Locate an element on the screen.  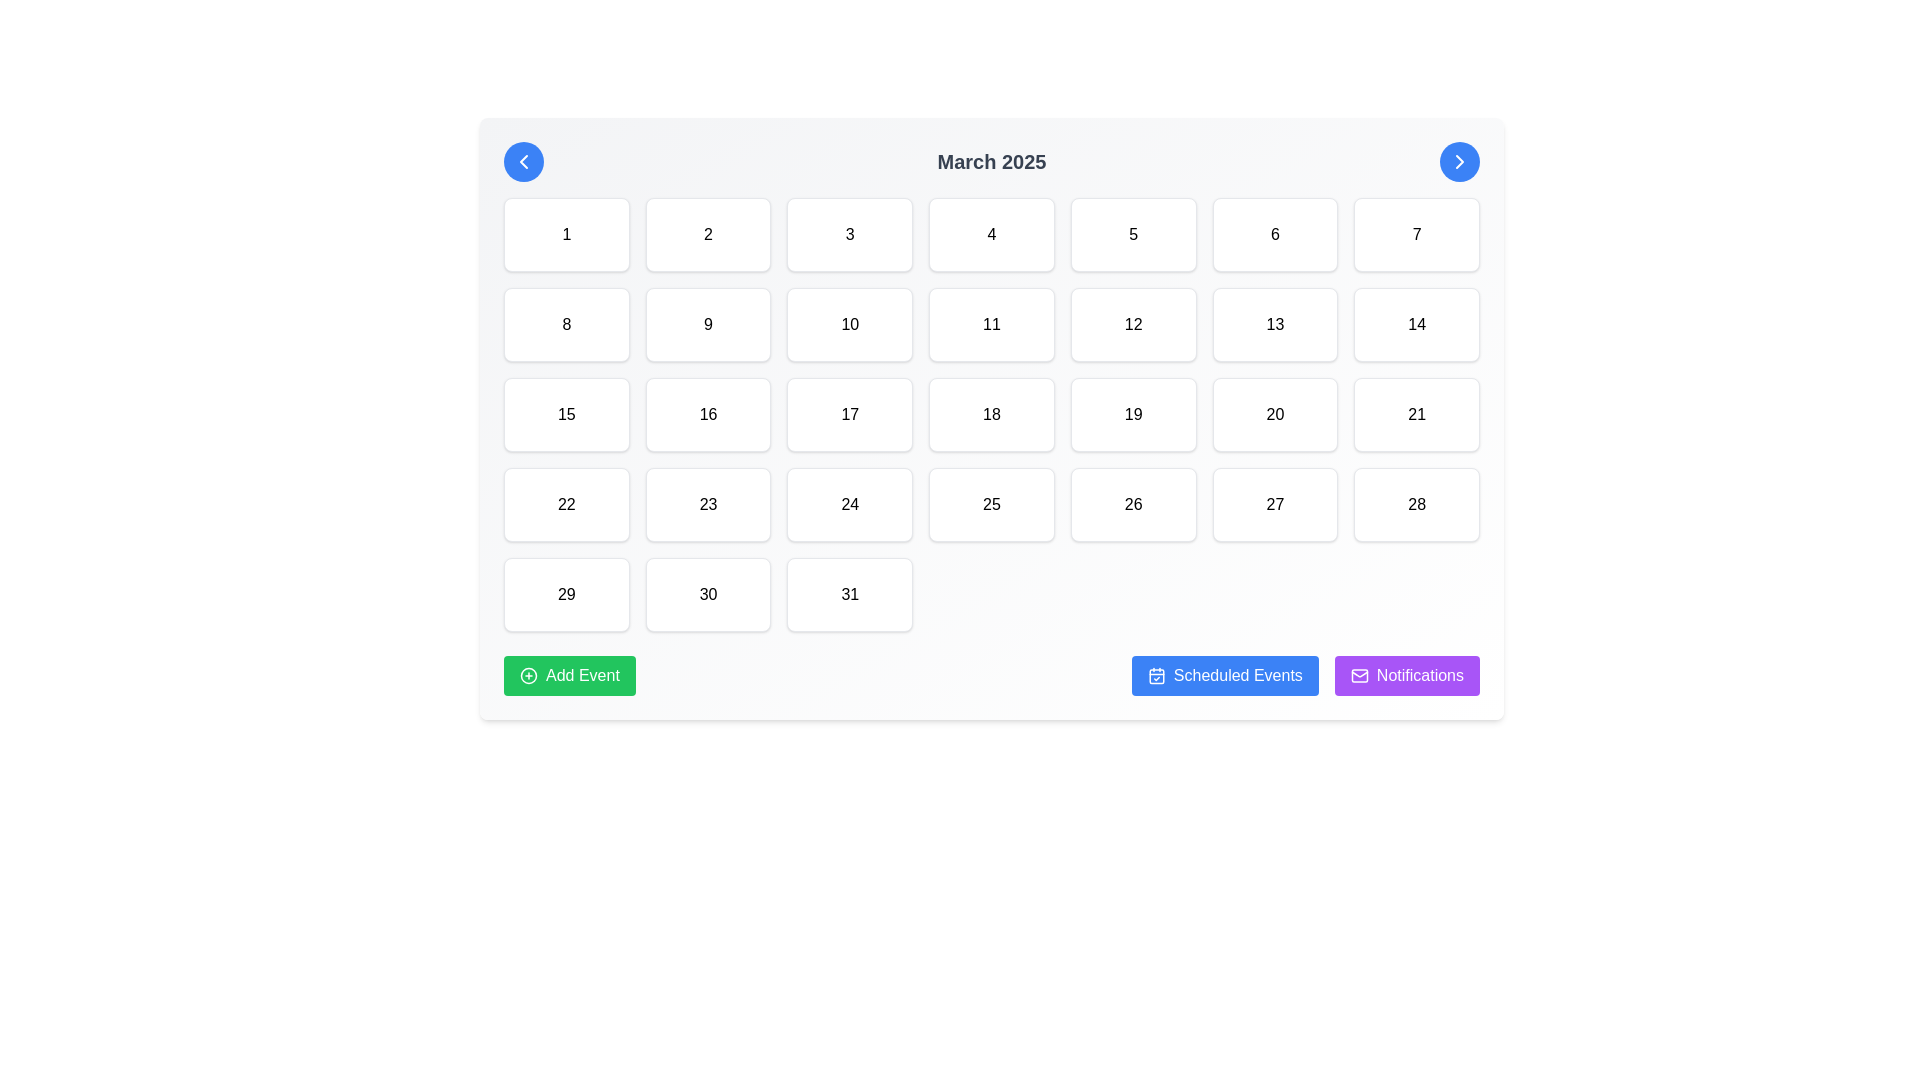
the calendar grid cell representing the date '28' is located at coordinates (1415, 504).